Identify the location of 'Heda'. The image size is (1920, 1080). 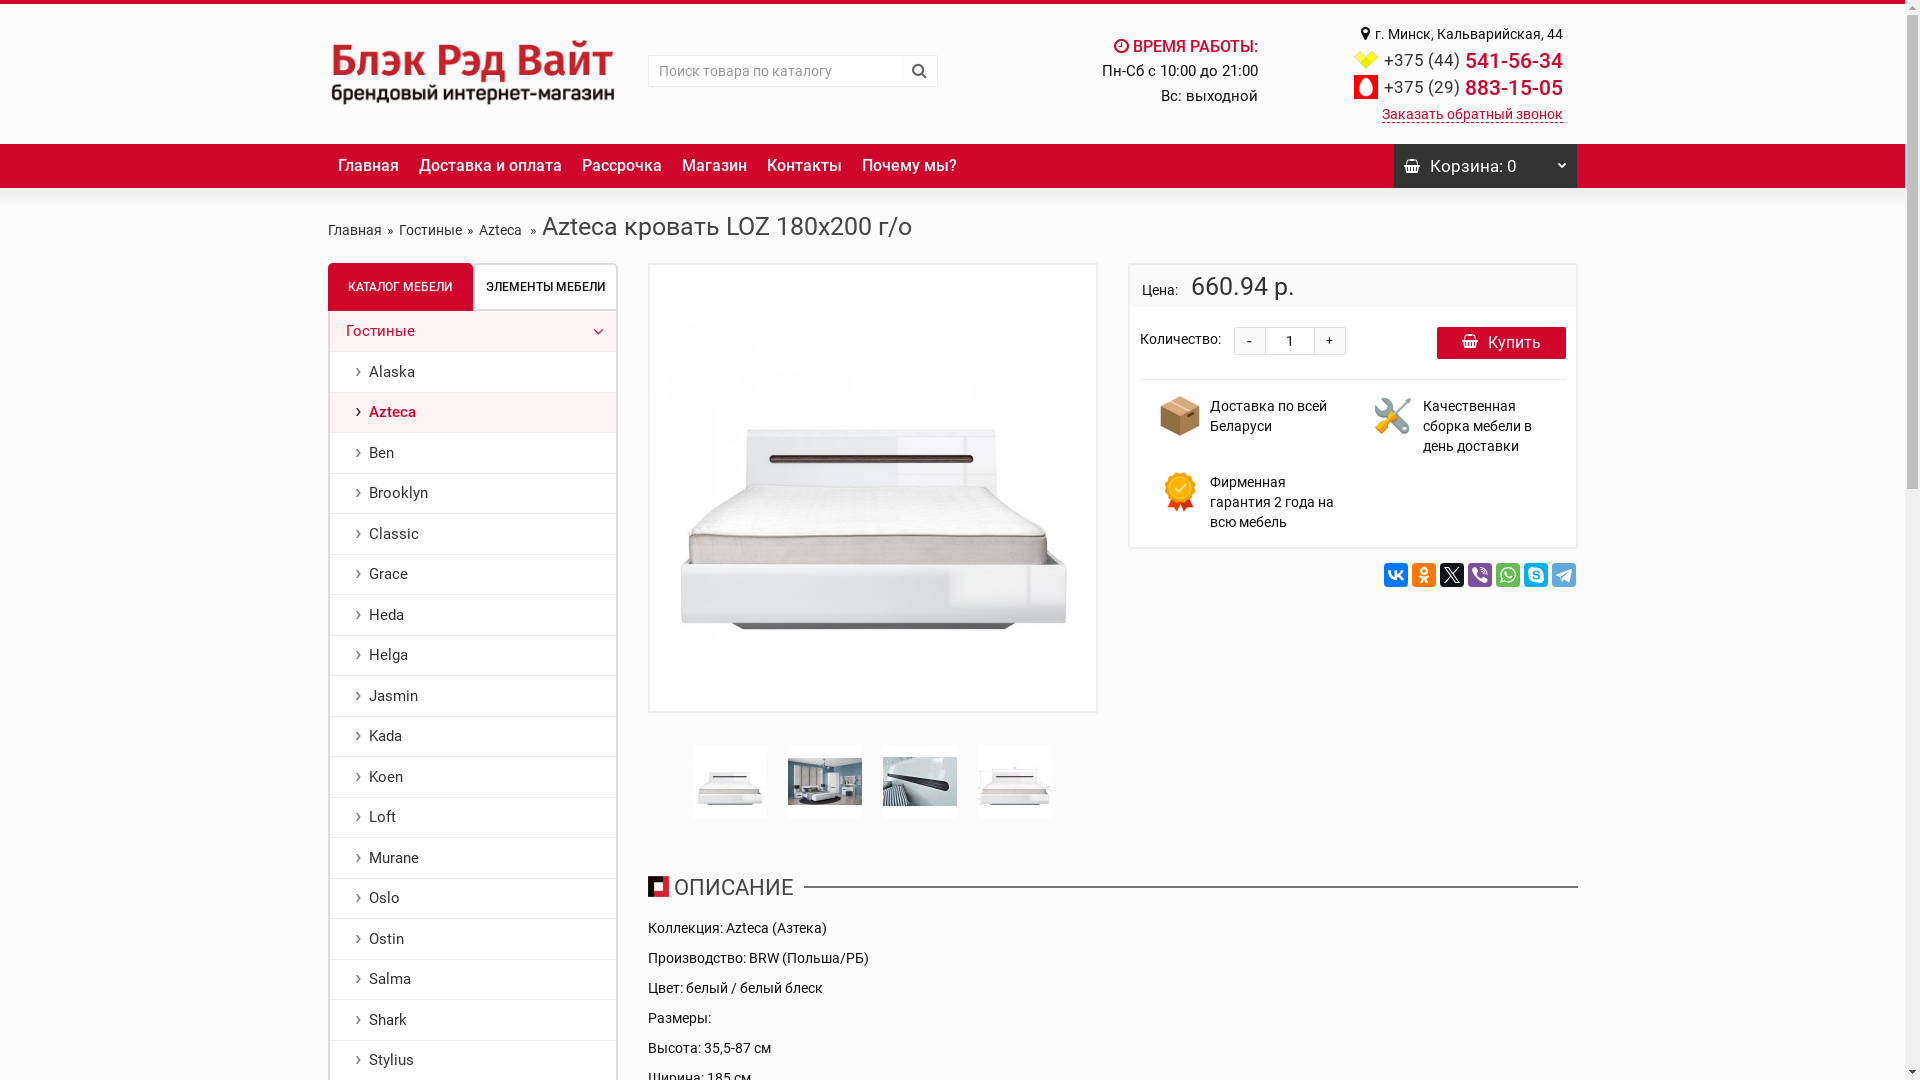
(472, 613).